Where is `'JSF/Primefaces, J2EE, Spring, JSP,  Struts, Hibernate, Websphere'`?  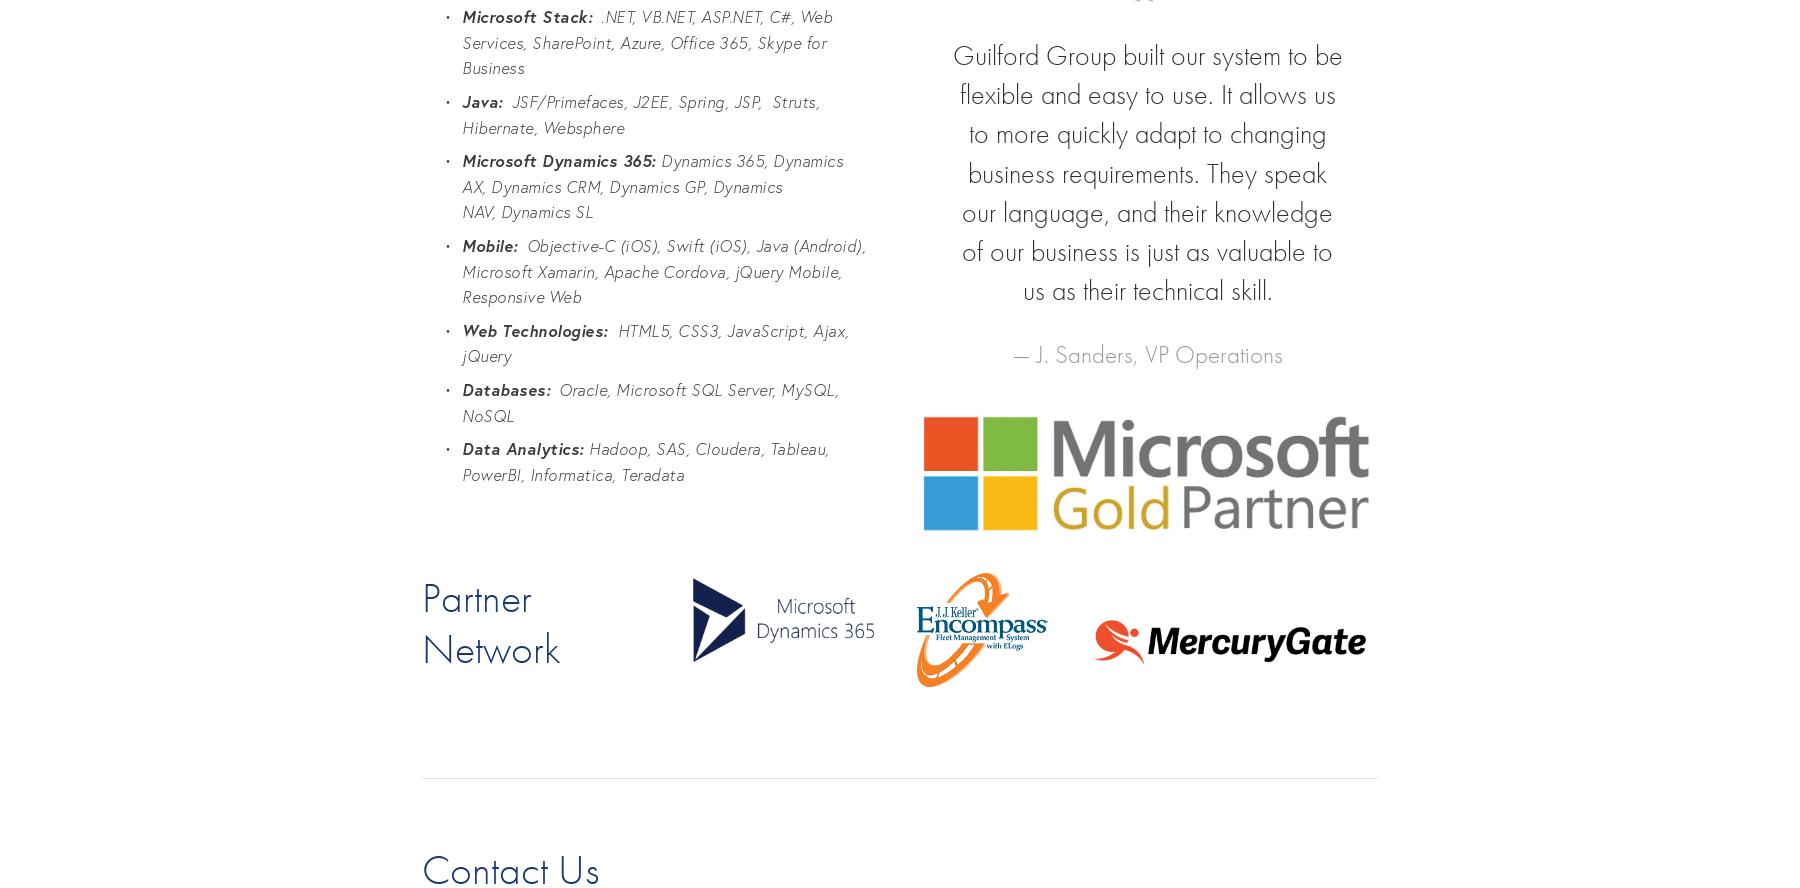
'JSF/Primefaces, J2EE, Spring, JSP,  Struts, Hibernate, Websphere' is located at coordinates (642, 114).